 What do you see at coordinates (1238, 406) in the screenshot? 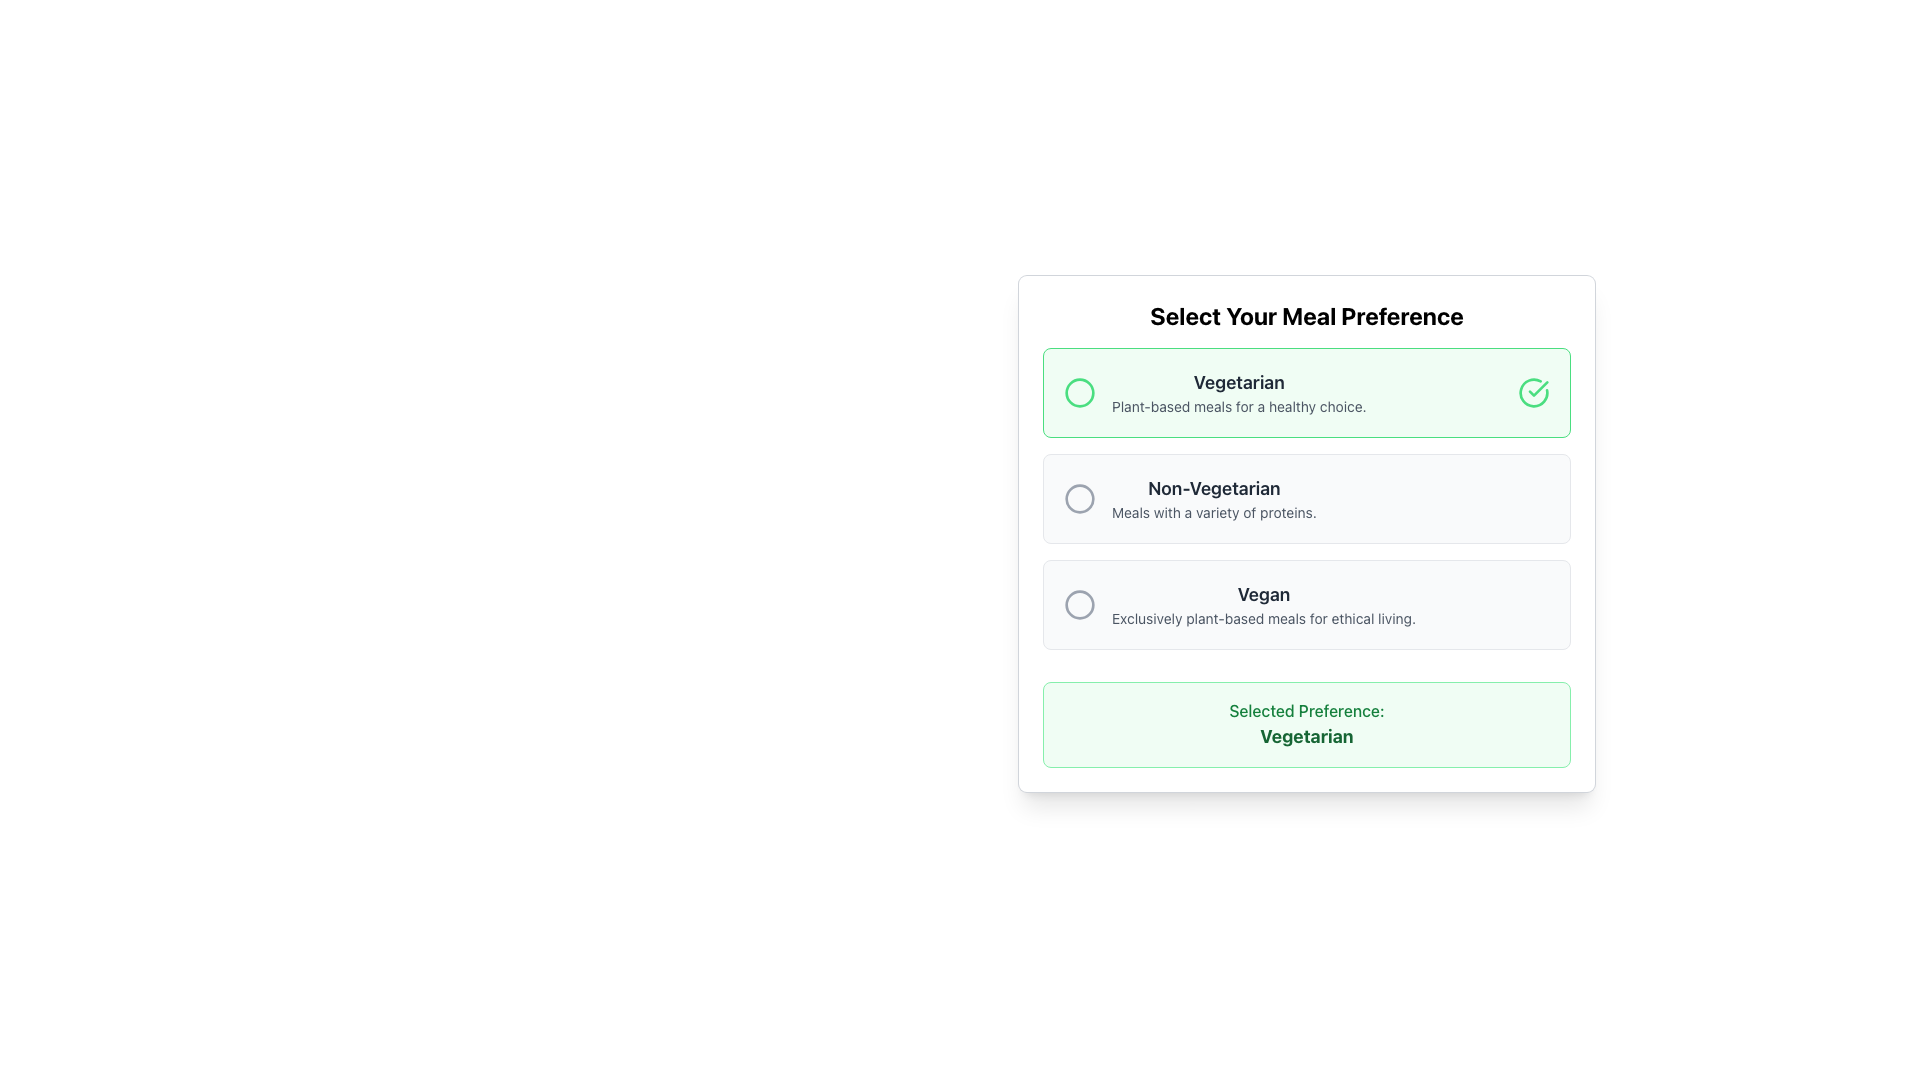
I see `the text label reading 'Plant-based meals for a healthy choice.' which is positioned below the bold header 'Vegetarian'` at bounding box center [1238, 406].